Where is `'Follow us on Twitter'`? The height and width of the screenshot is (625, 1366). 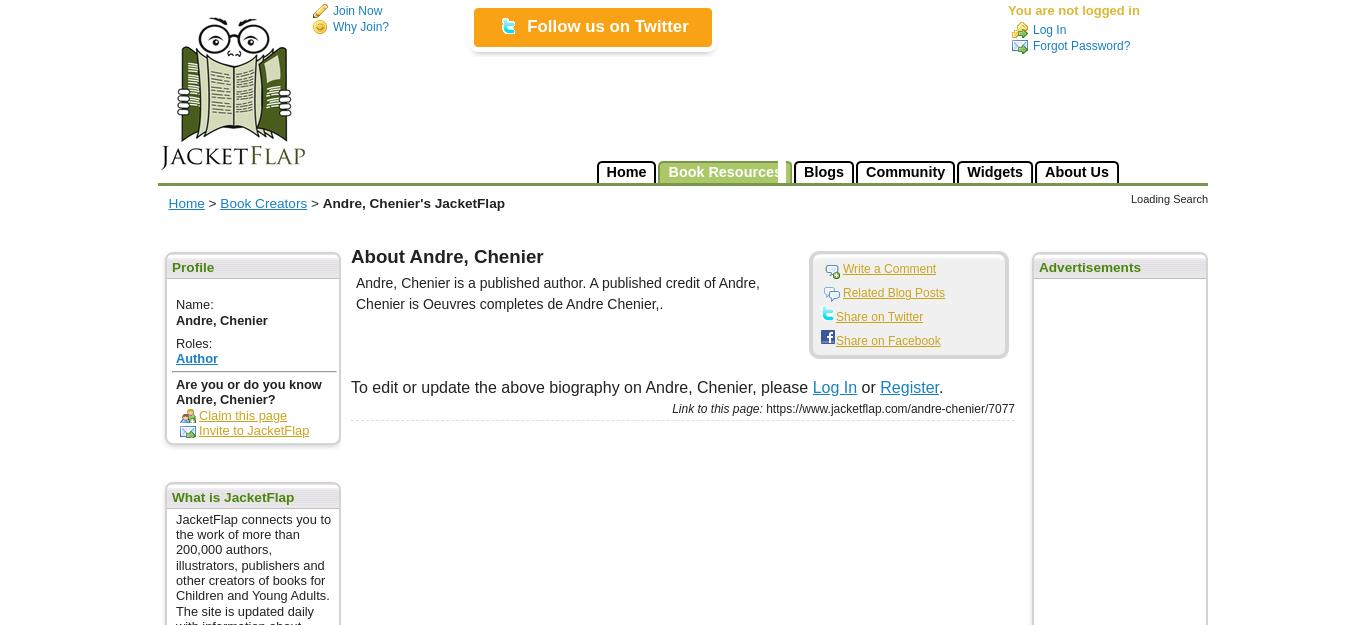
'Follow us on Twitter' is located at coordinates (527, 25).